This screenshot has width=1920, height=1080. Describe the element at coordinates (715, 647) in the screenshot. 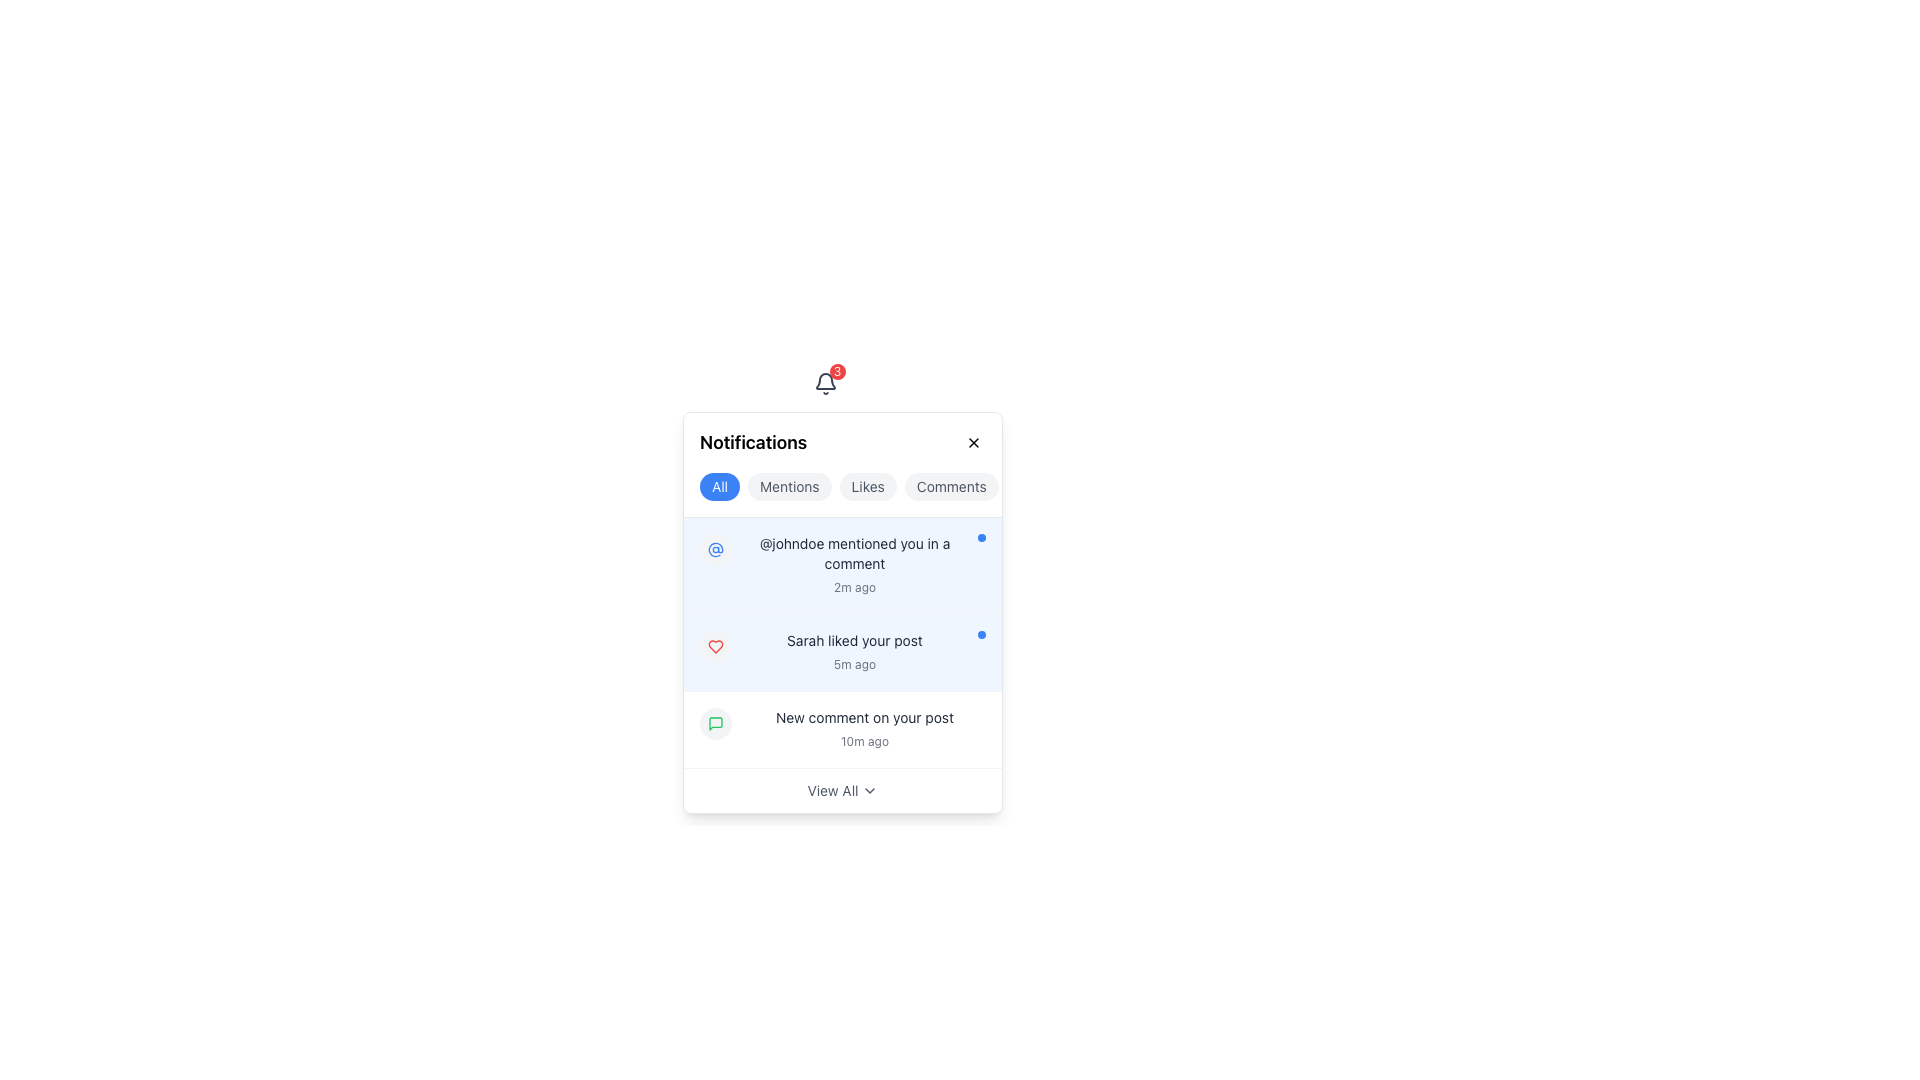

I see `the 'like' notification icon for the action performed by user Sarah in the notification entry stating 'Sarah liked your post.'` at that location.